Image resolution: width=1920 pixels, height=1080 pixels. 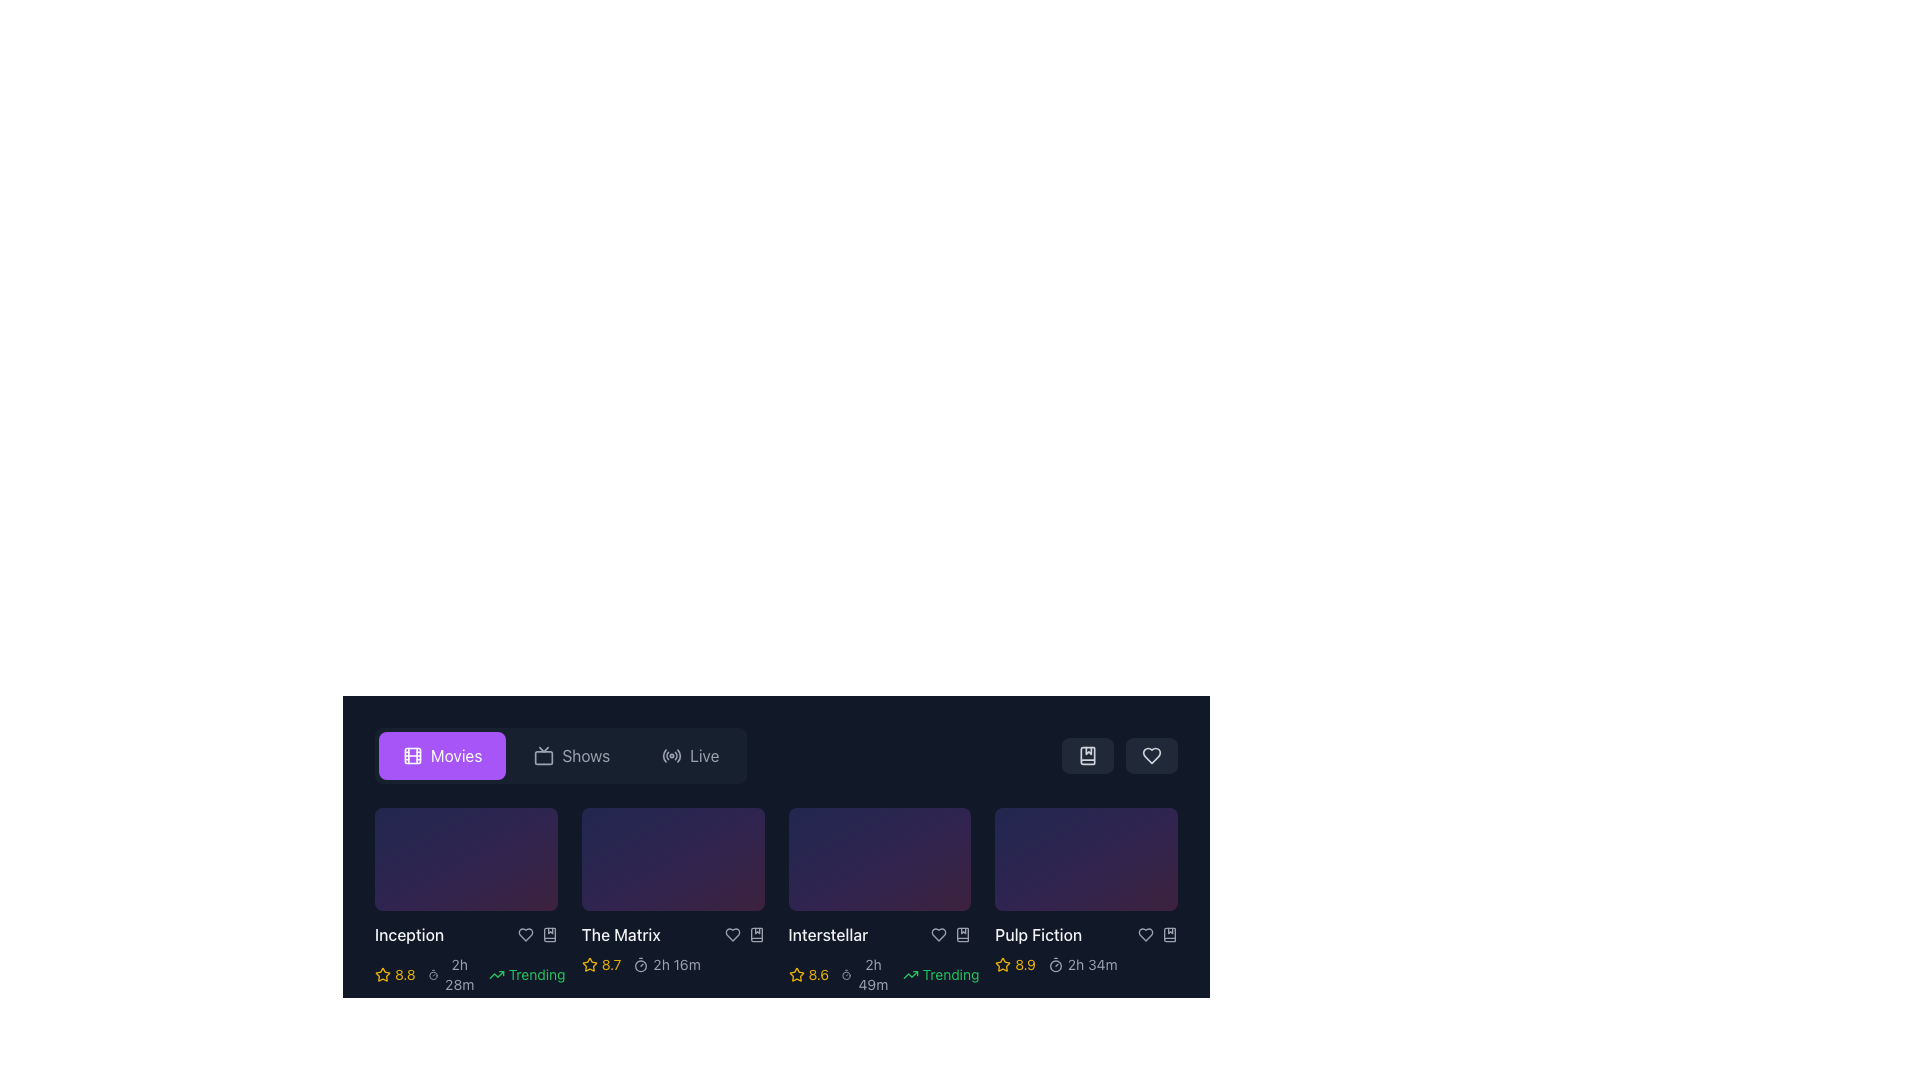 I want to click on the non-interactive green 'Trending' label with an upward arrow icon, which is located at the rightmost position of the movie card interface, so click(x=939, y=973).